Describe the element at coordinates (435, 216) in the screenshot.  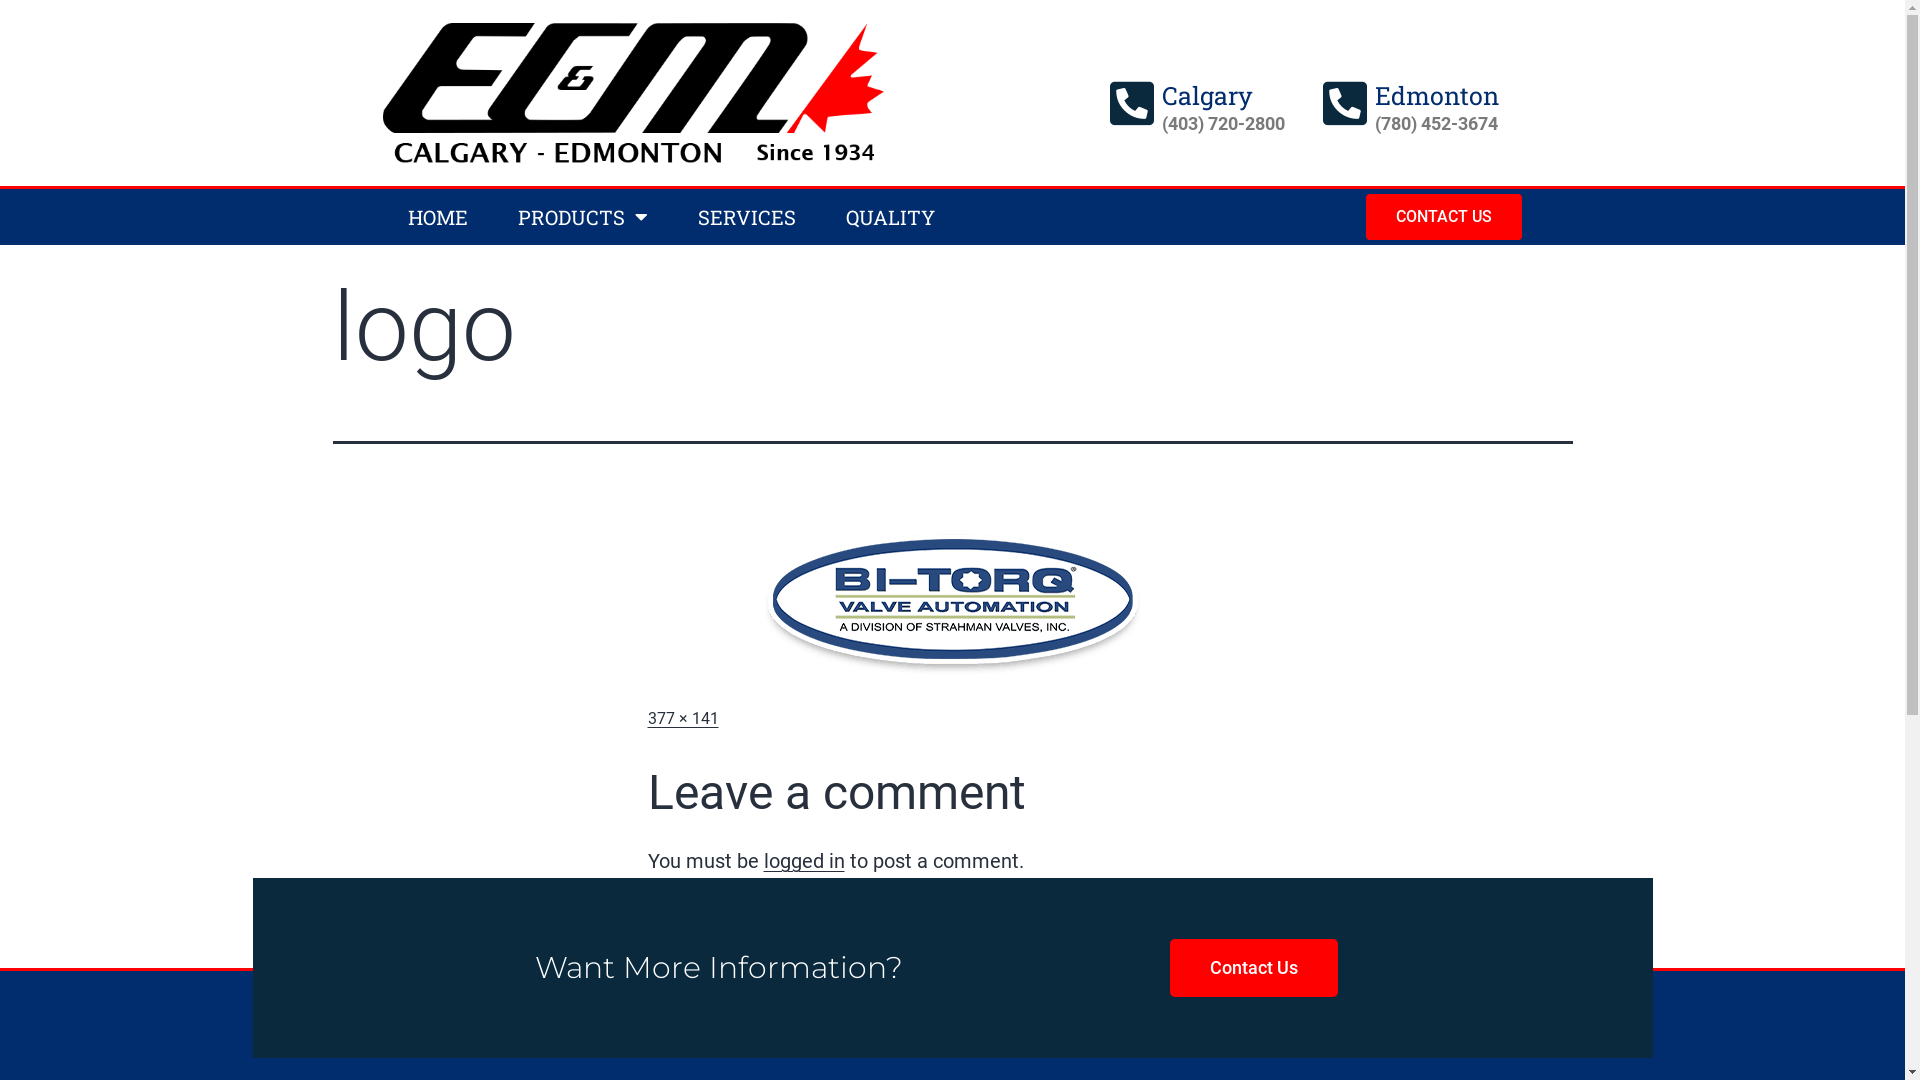
I see `'HOME'` at that location.